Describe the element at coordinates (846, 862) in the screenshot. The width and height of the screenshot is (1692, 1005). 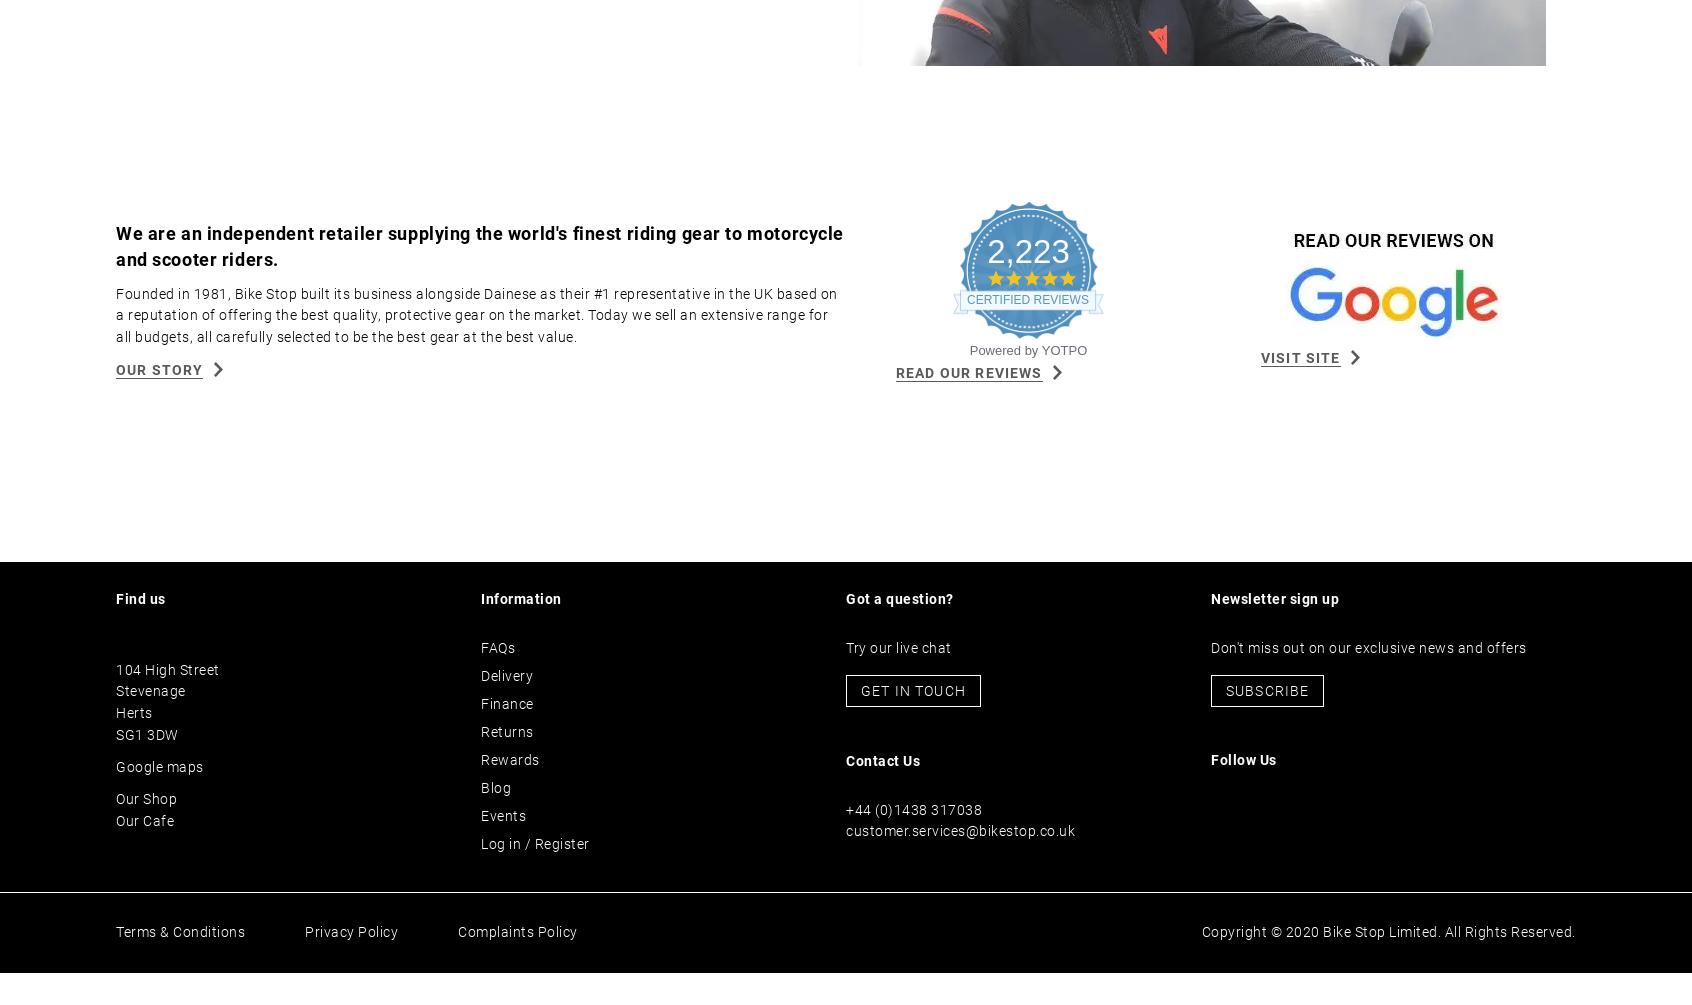
I see `'customer.services@bikestop.co.uk'` at that location.